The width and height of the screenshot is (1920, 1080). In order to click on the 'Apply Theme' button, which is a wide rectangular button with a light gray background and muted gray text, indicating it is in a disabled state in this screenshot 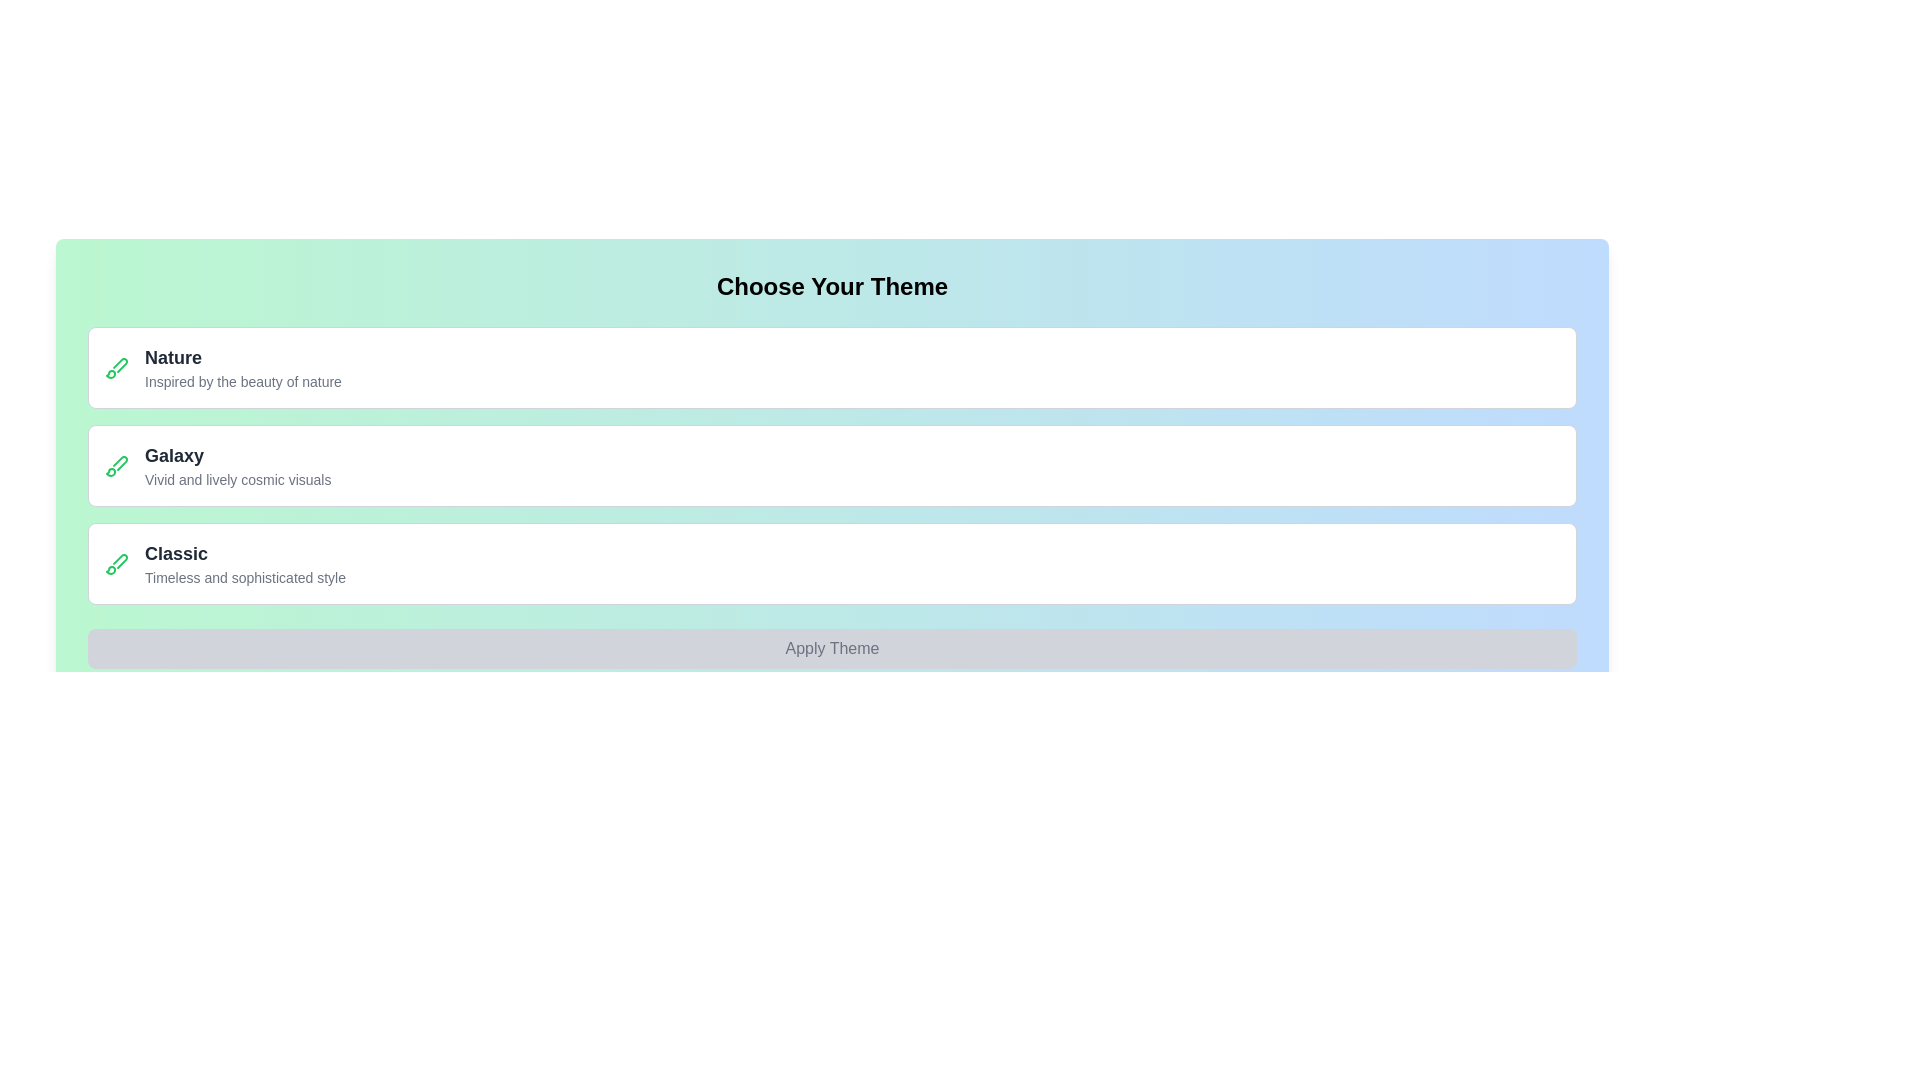, I will do `click(832, 648)`.